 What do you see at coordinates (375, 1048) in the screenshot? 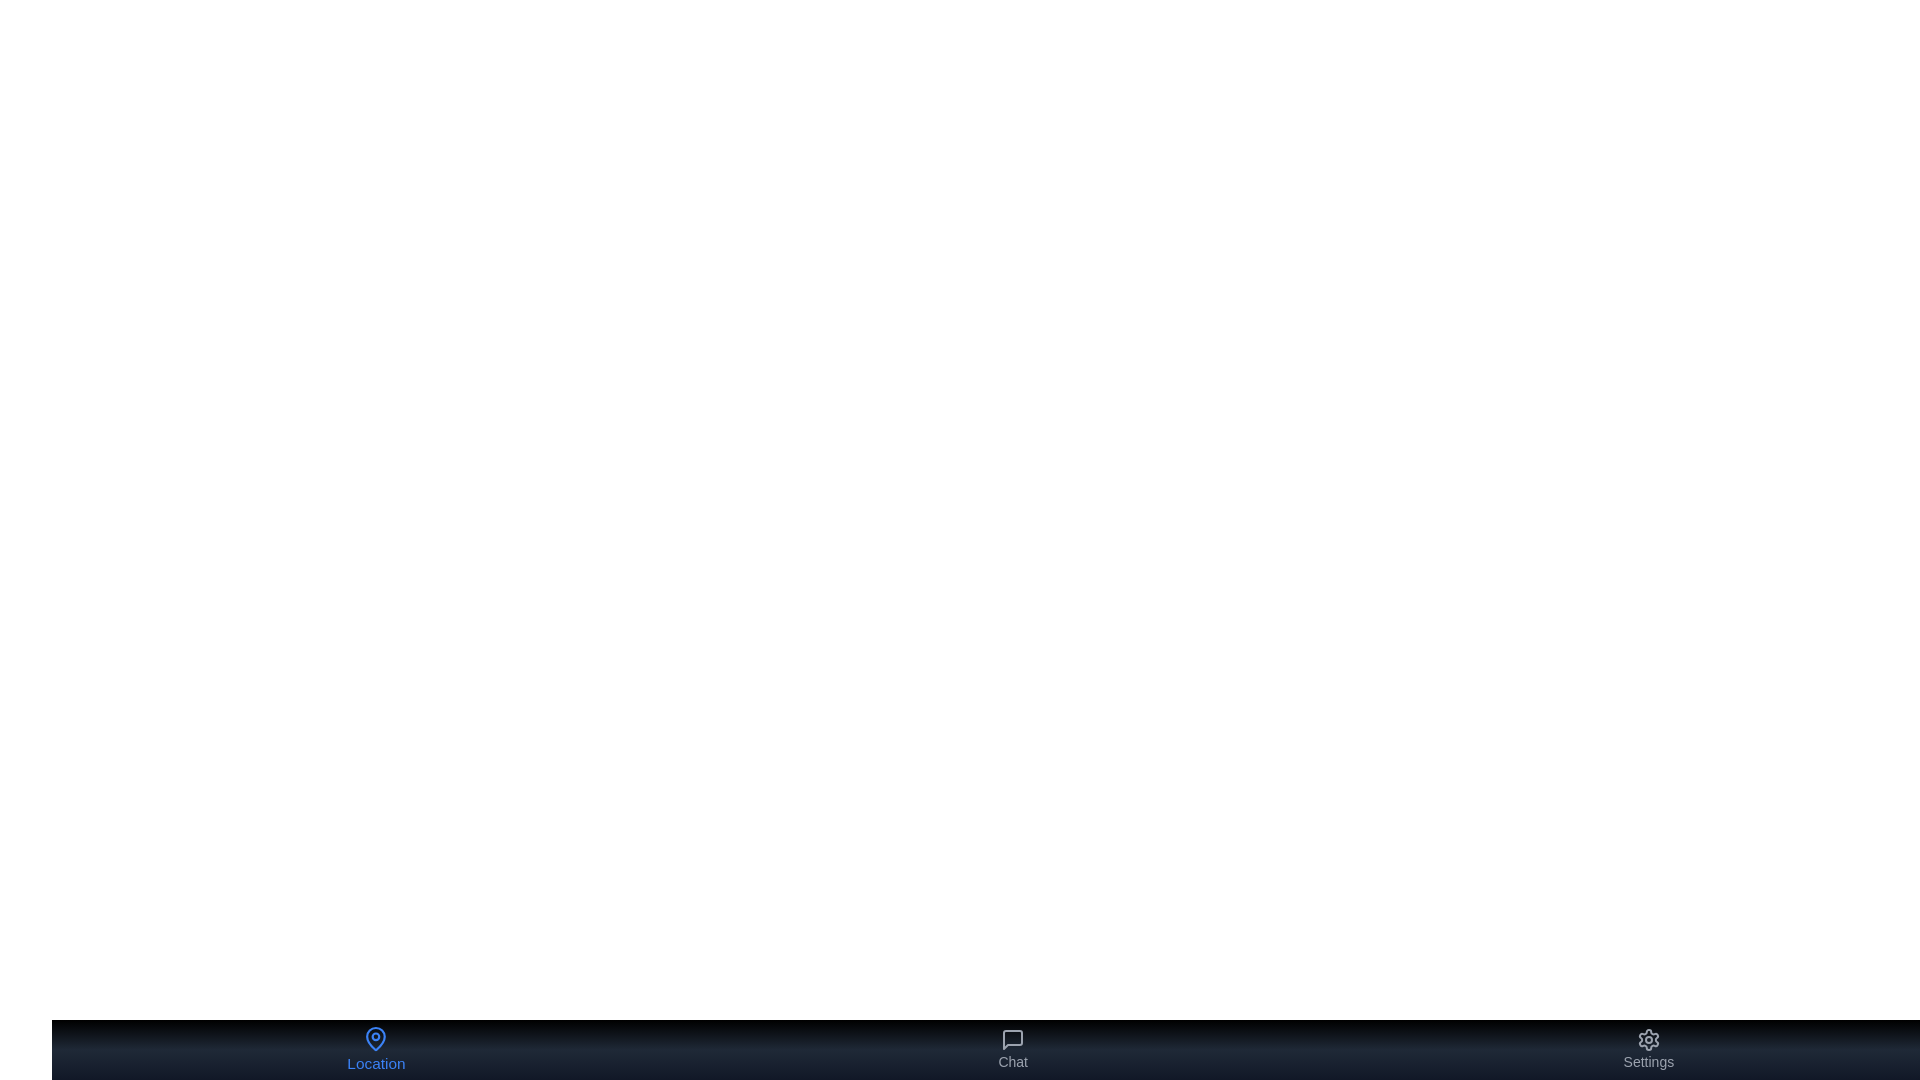
I see `the 'Location' button in the bottom navigation bar` at bounding box center [375, 1048].